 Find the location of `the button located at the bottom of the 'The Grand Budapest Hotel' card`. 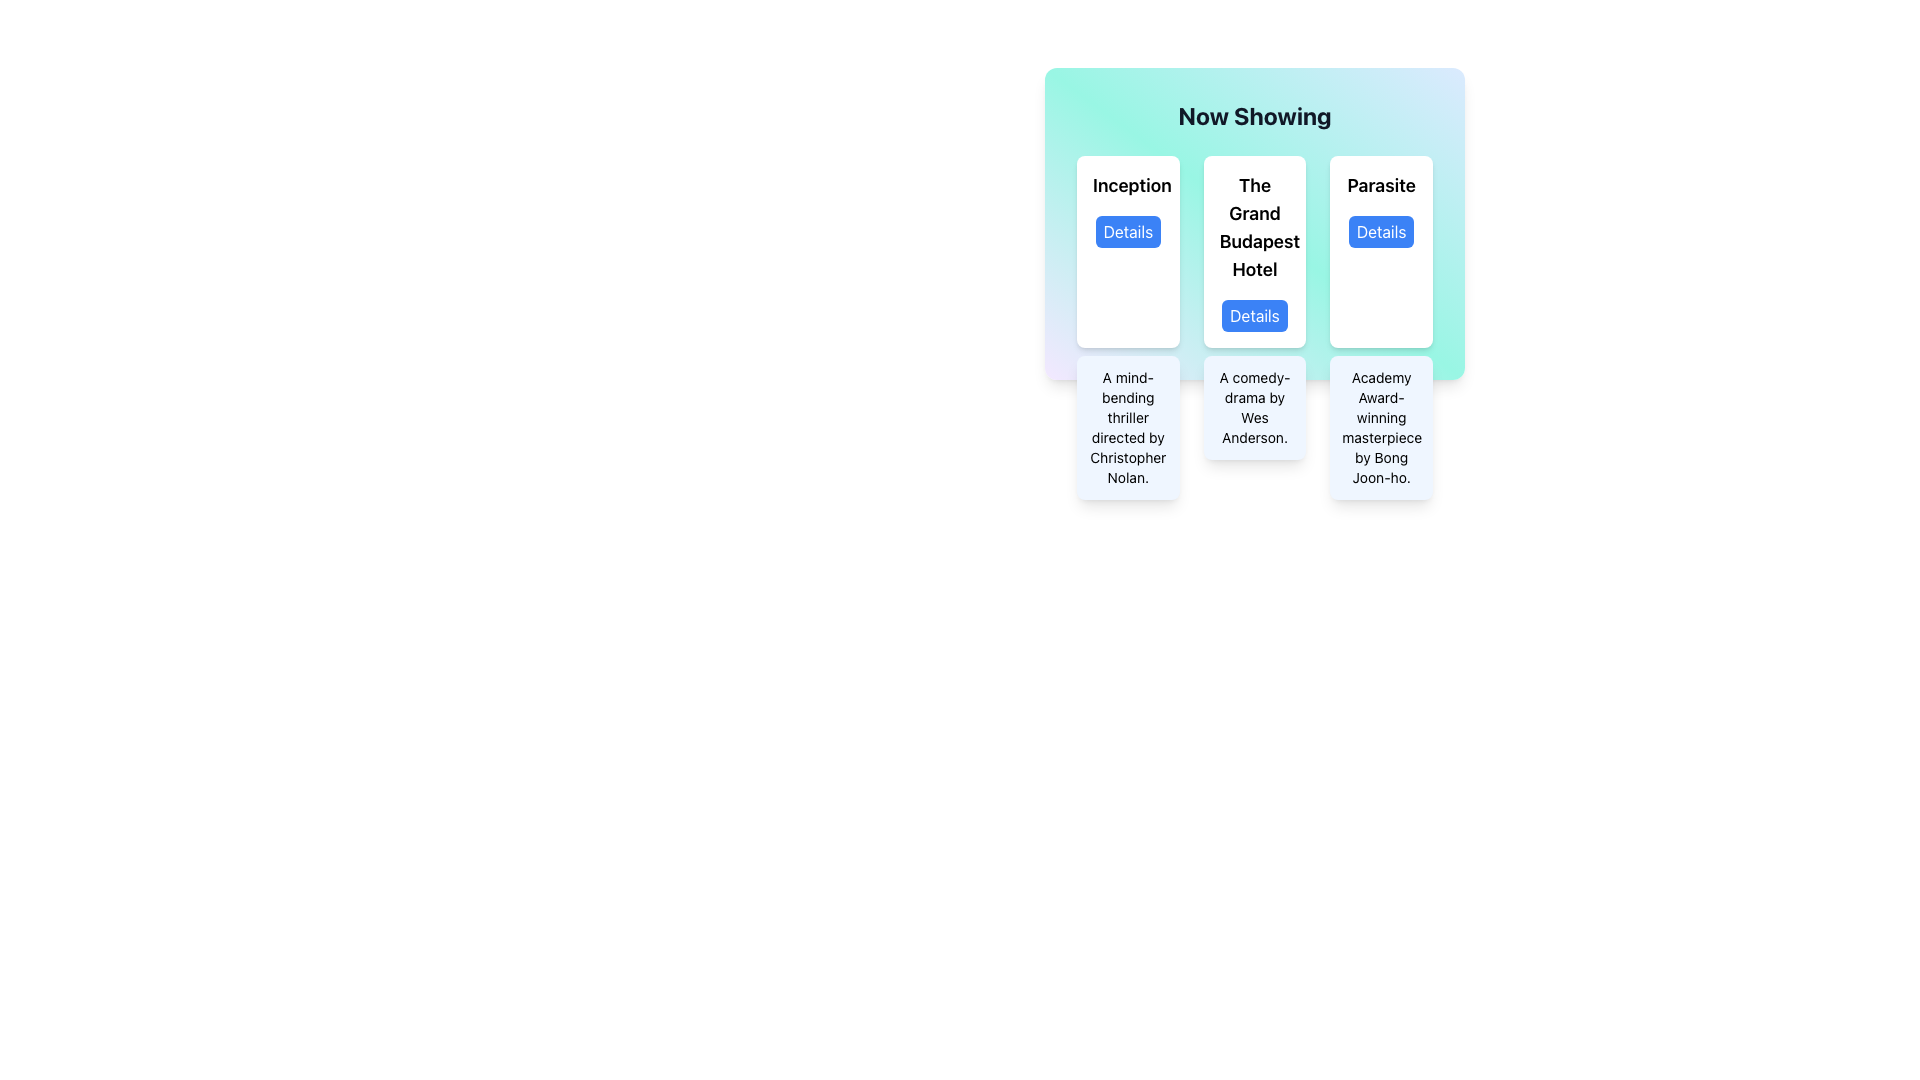

the button located at the bottom of the 'The Grand Budapest Hotel' card is located at coordinates (1253, 315).